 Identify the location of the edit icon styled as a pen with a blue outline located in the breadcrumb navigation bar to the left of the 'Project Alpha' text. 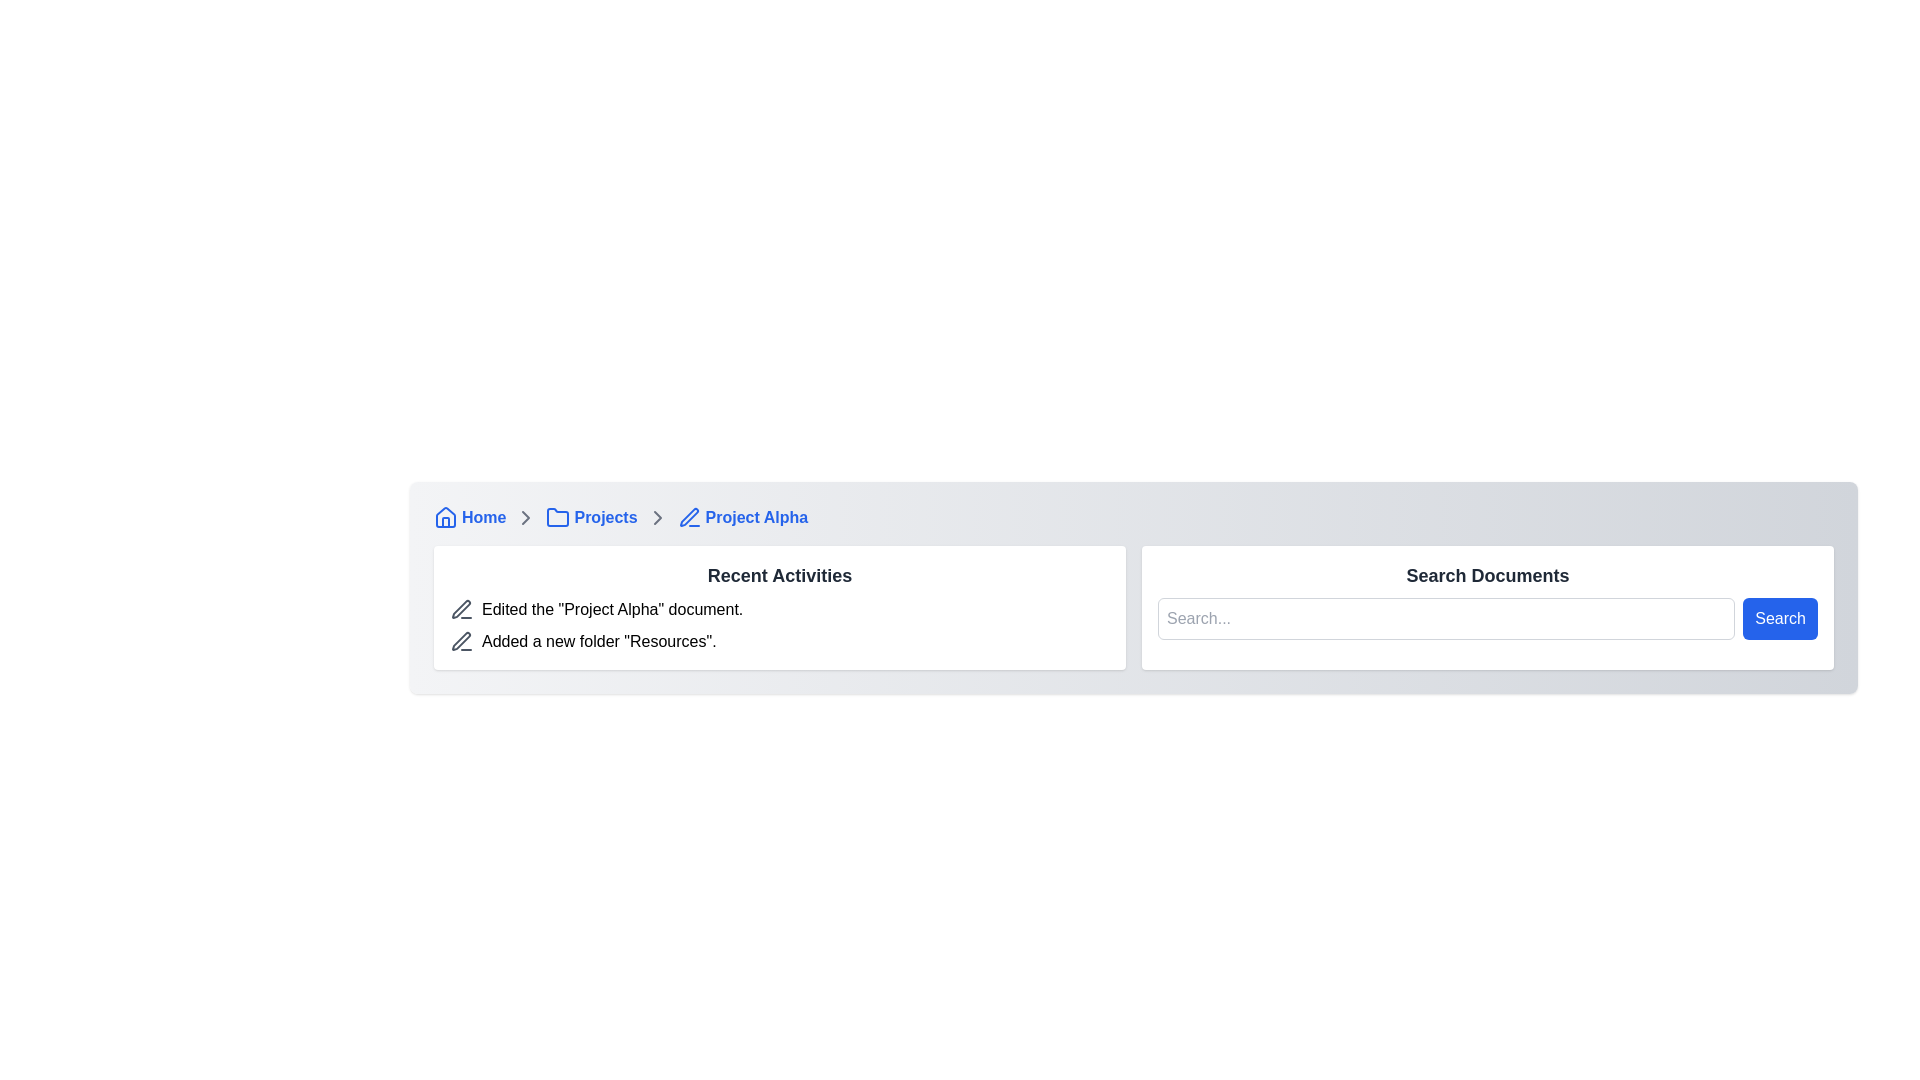
(689, 516).